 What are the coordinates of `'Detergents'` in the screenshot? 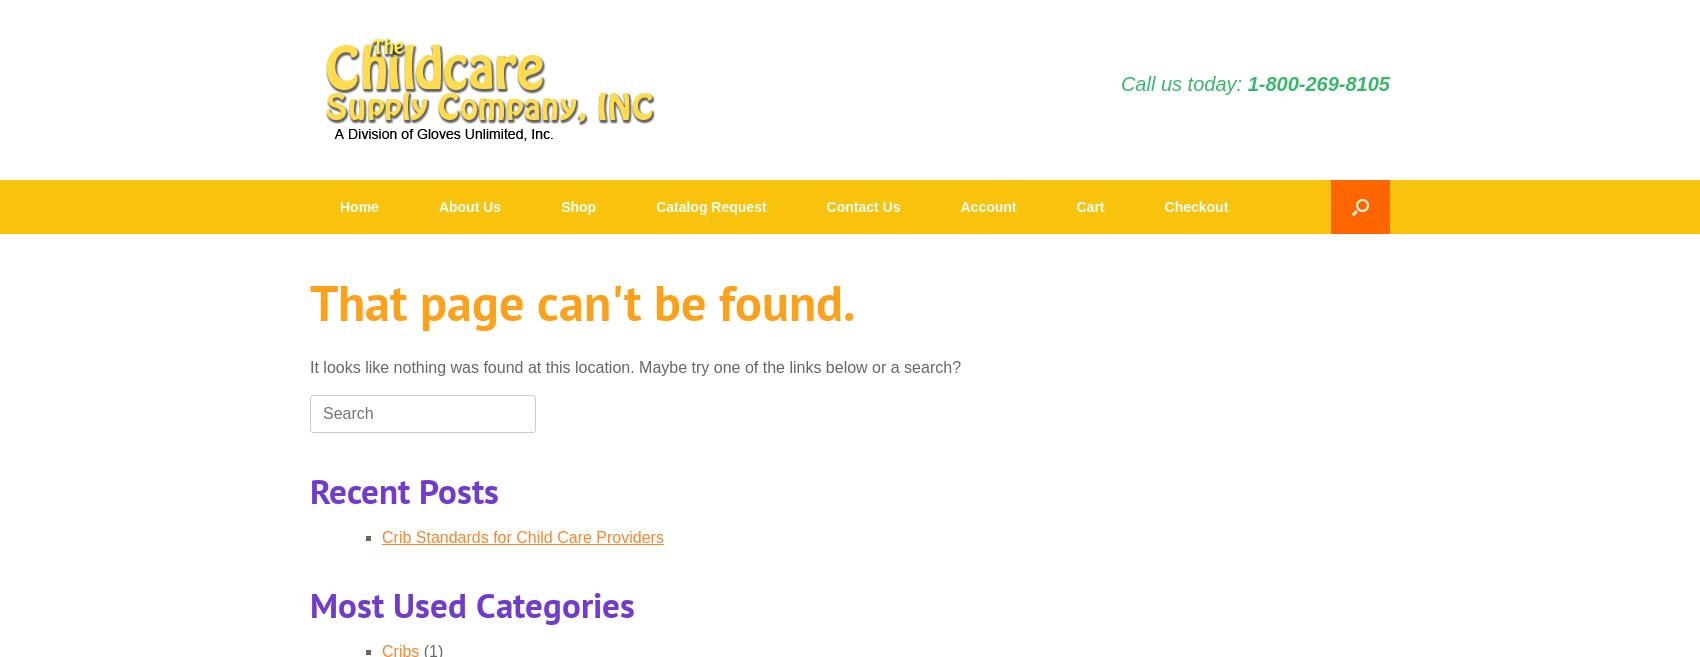 It's located at (796, 519).